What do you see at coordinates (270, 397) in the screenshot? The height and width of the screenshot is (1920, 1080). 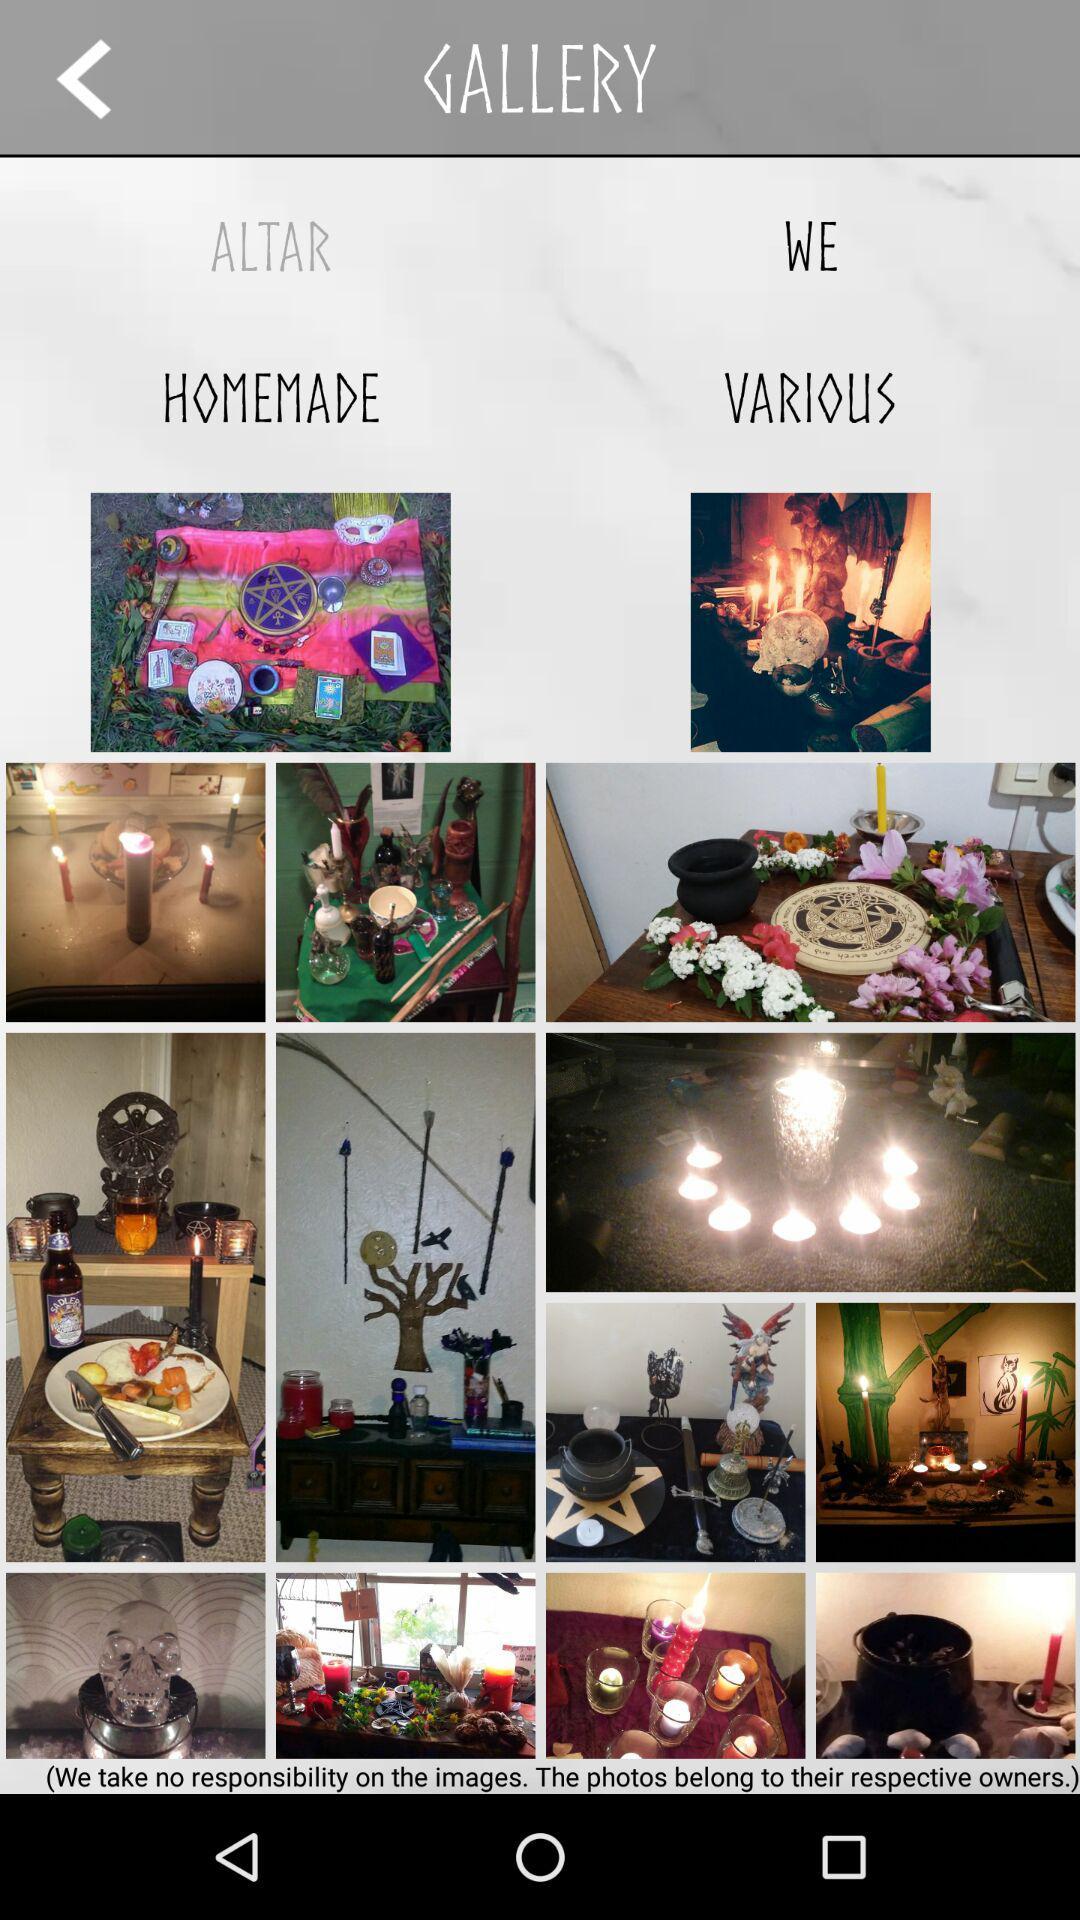 I see `the app to the left of various` at bounding box center [270, 397].